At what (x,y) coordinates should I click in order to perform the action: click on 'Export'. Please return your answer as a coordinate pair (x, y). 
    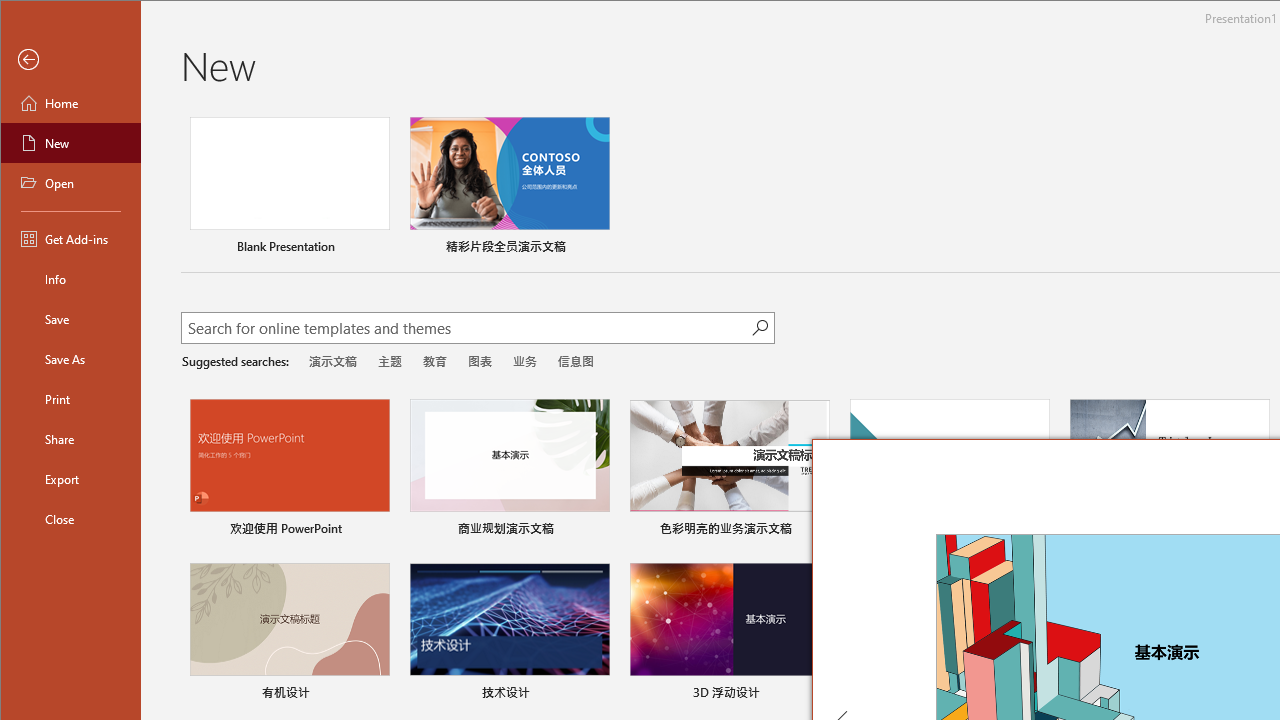
    Looking at the image, I should click on (71, 479).